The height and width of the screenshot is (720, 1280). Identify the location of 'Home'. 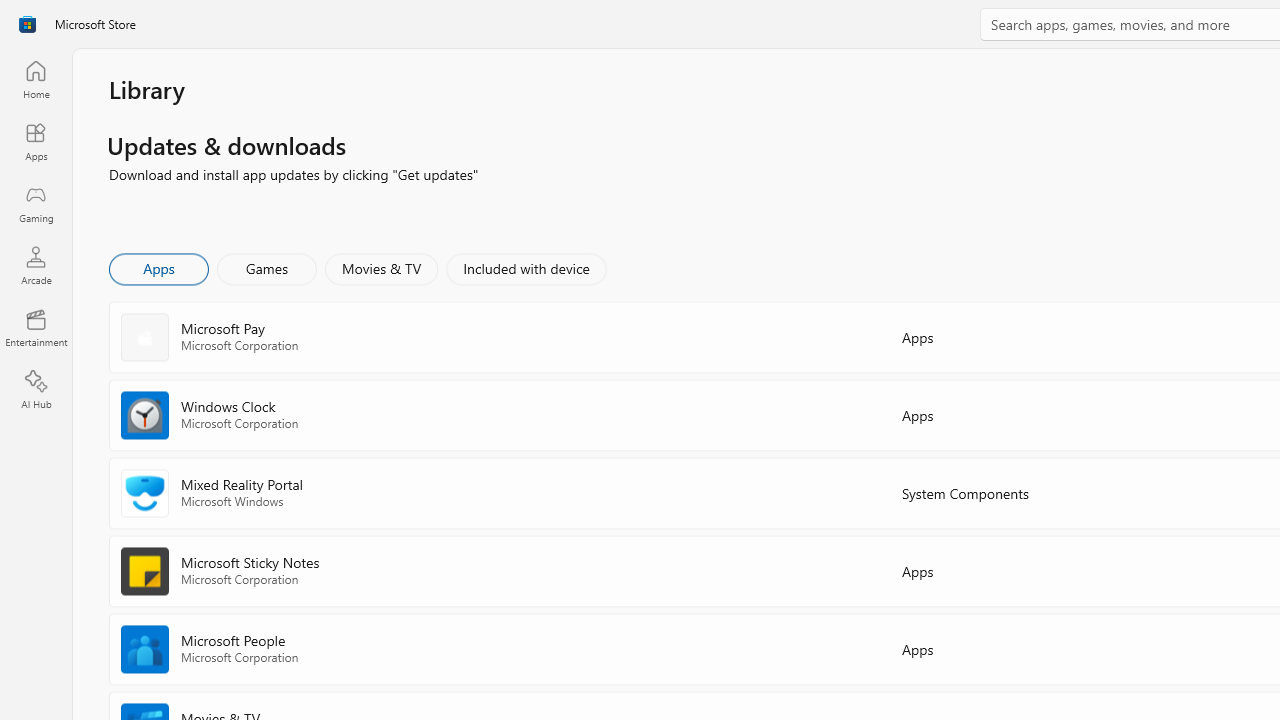
(35, 78).